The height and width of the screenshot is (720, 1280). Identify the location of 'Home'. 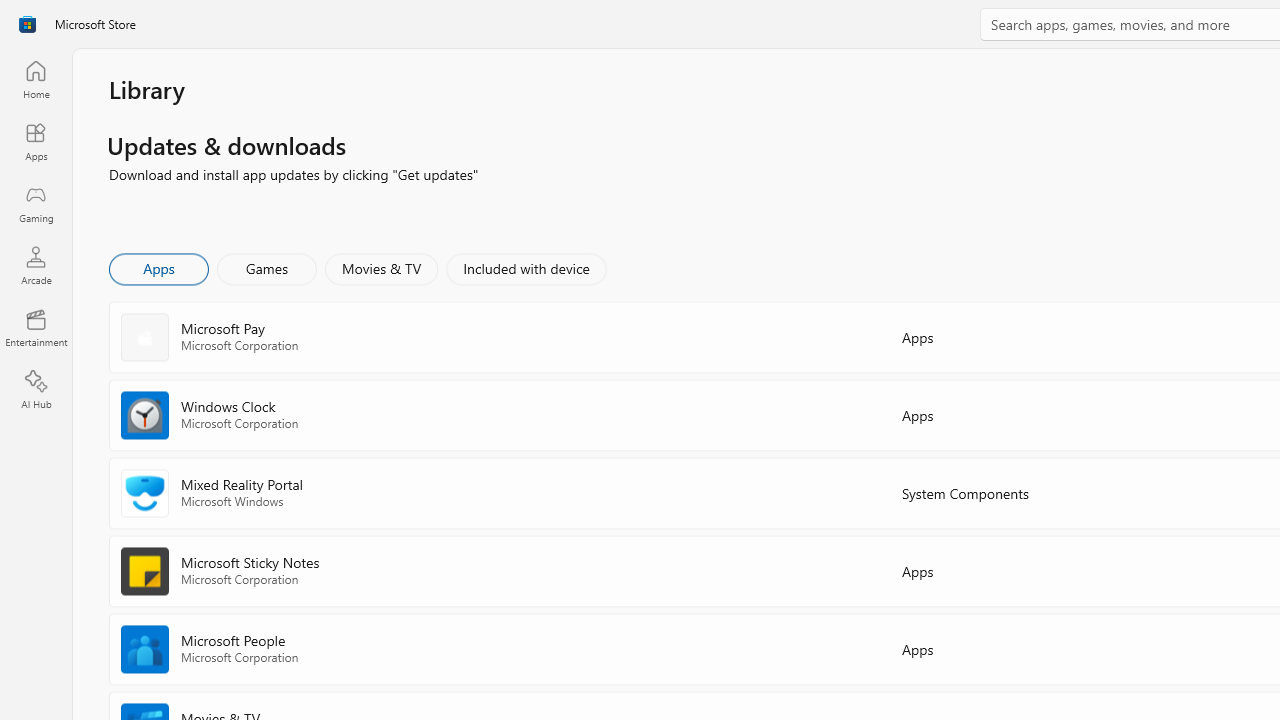
(35, 78).